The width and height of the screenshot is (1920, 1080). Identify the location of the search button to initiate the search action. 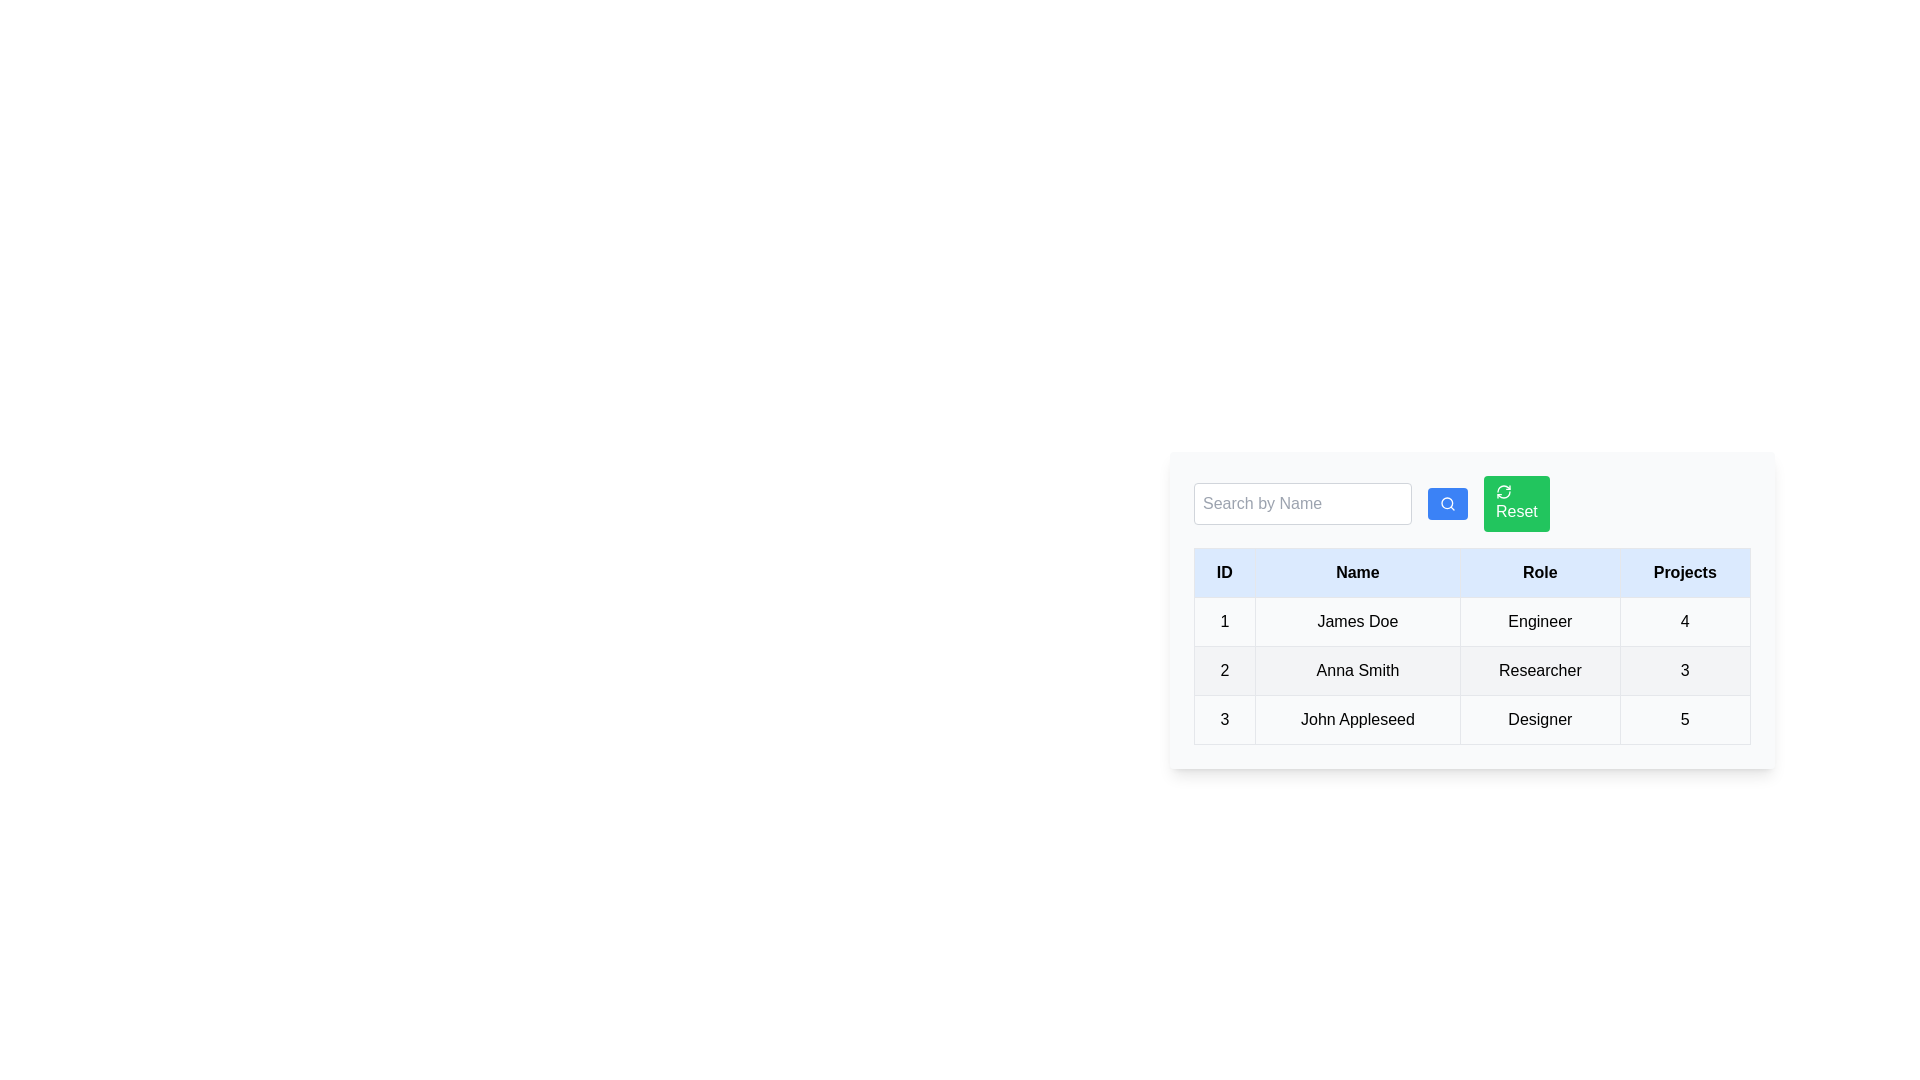
(1448, 503).